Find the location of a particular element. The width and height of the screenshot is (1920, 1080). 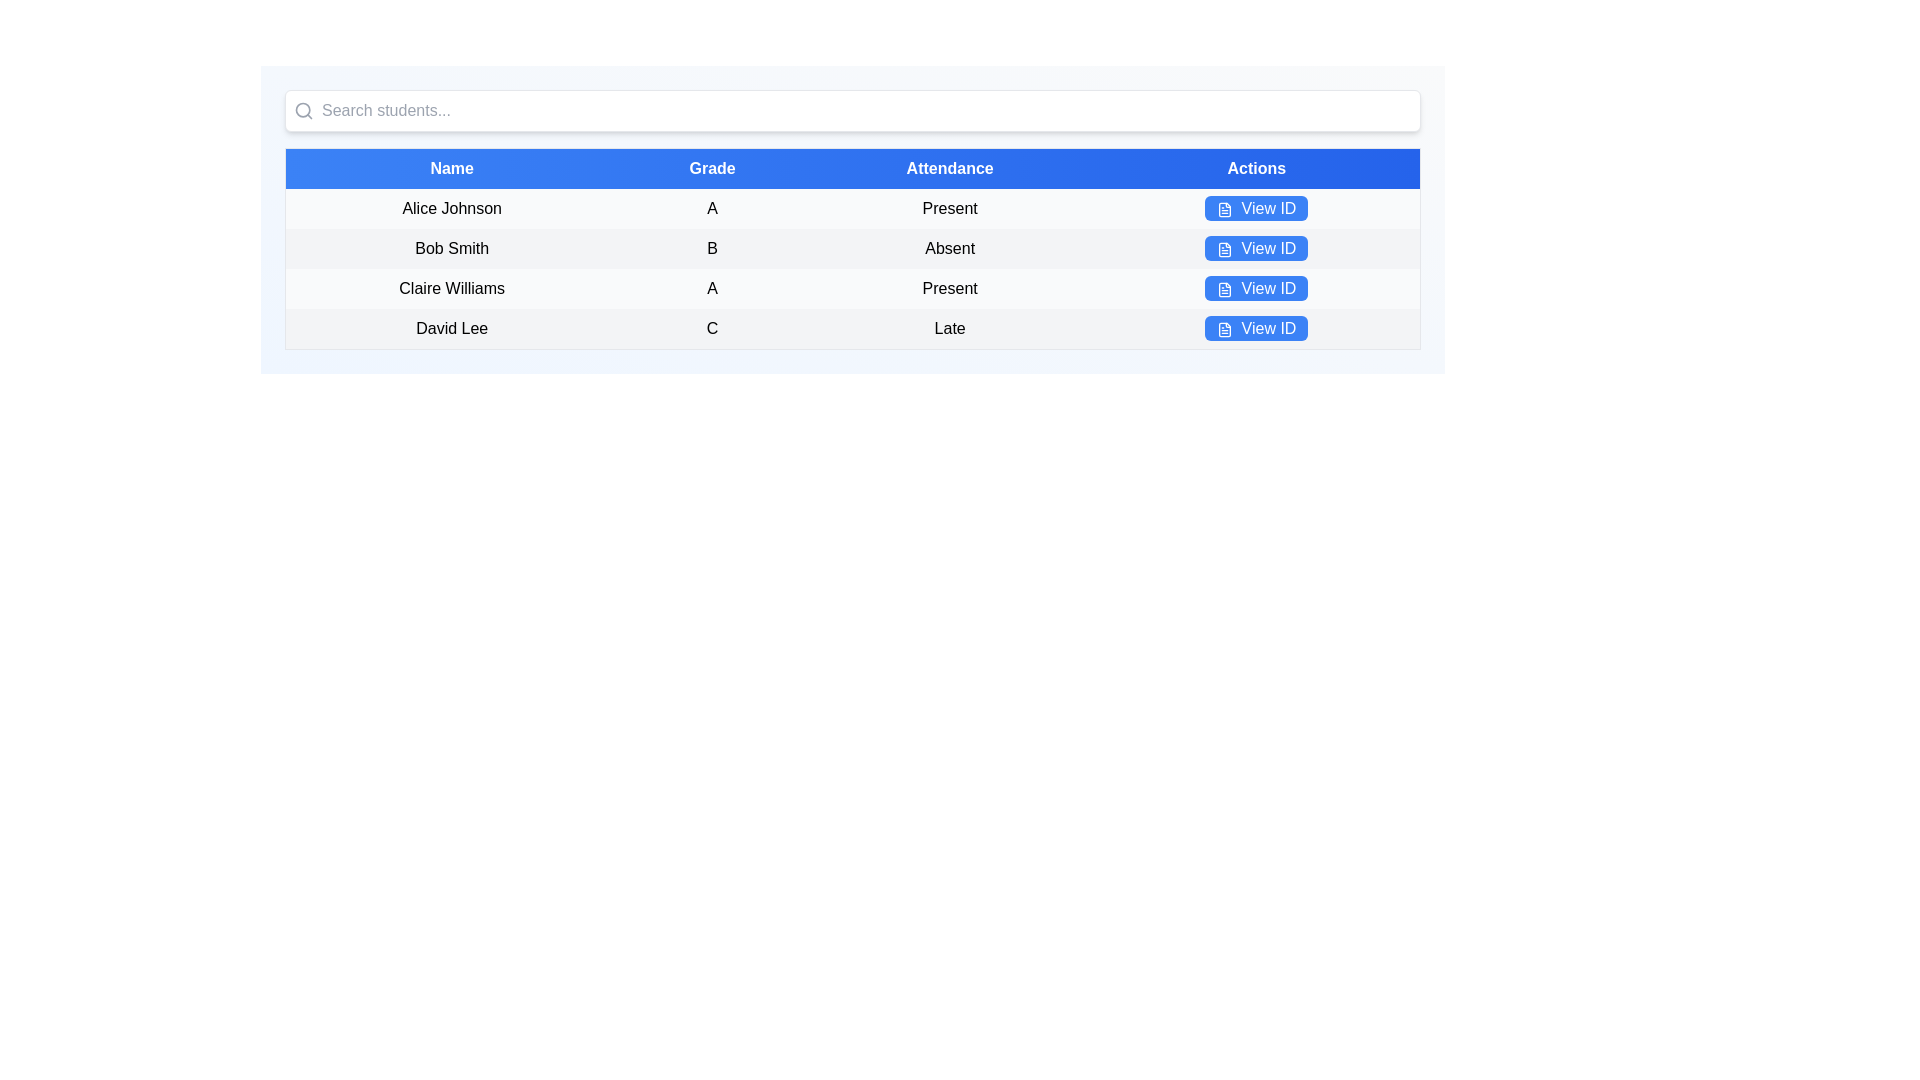

the decorative icon within the second 'View ID' button in the 'Actions' column, which corresponds to 'Bob Smith' is located at coordinates (1224, 248).